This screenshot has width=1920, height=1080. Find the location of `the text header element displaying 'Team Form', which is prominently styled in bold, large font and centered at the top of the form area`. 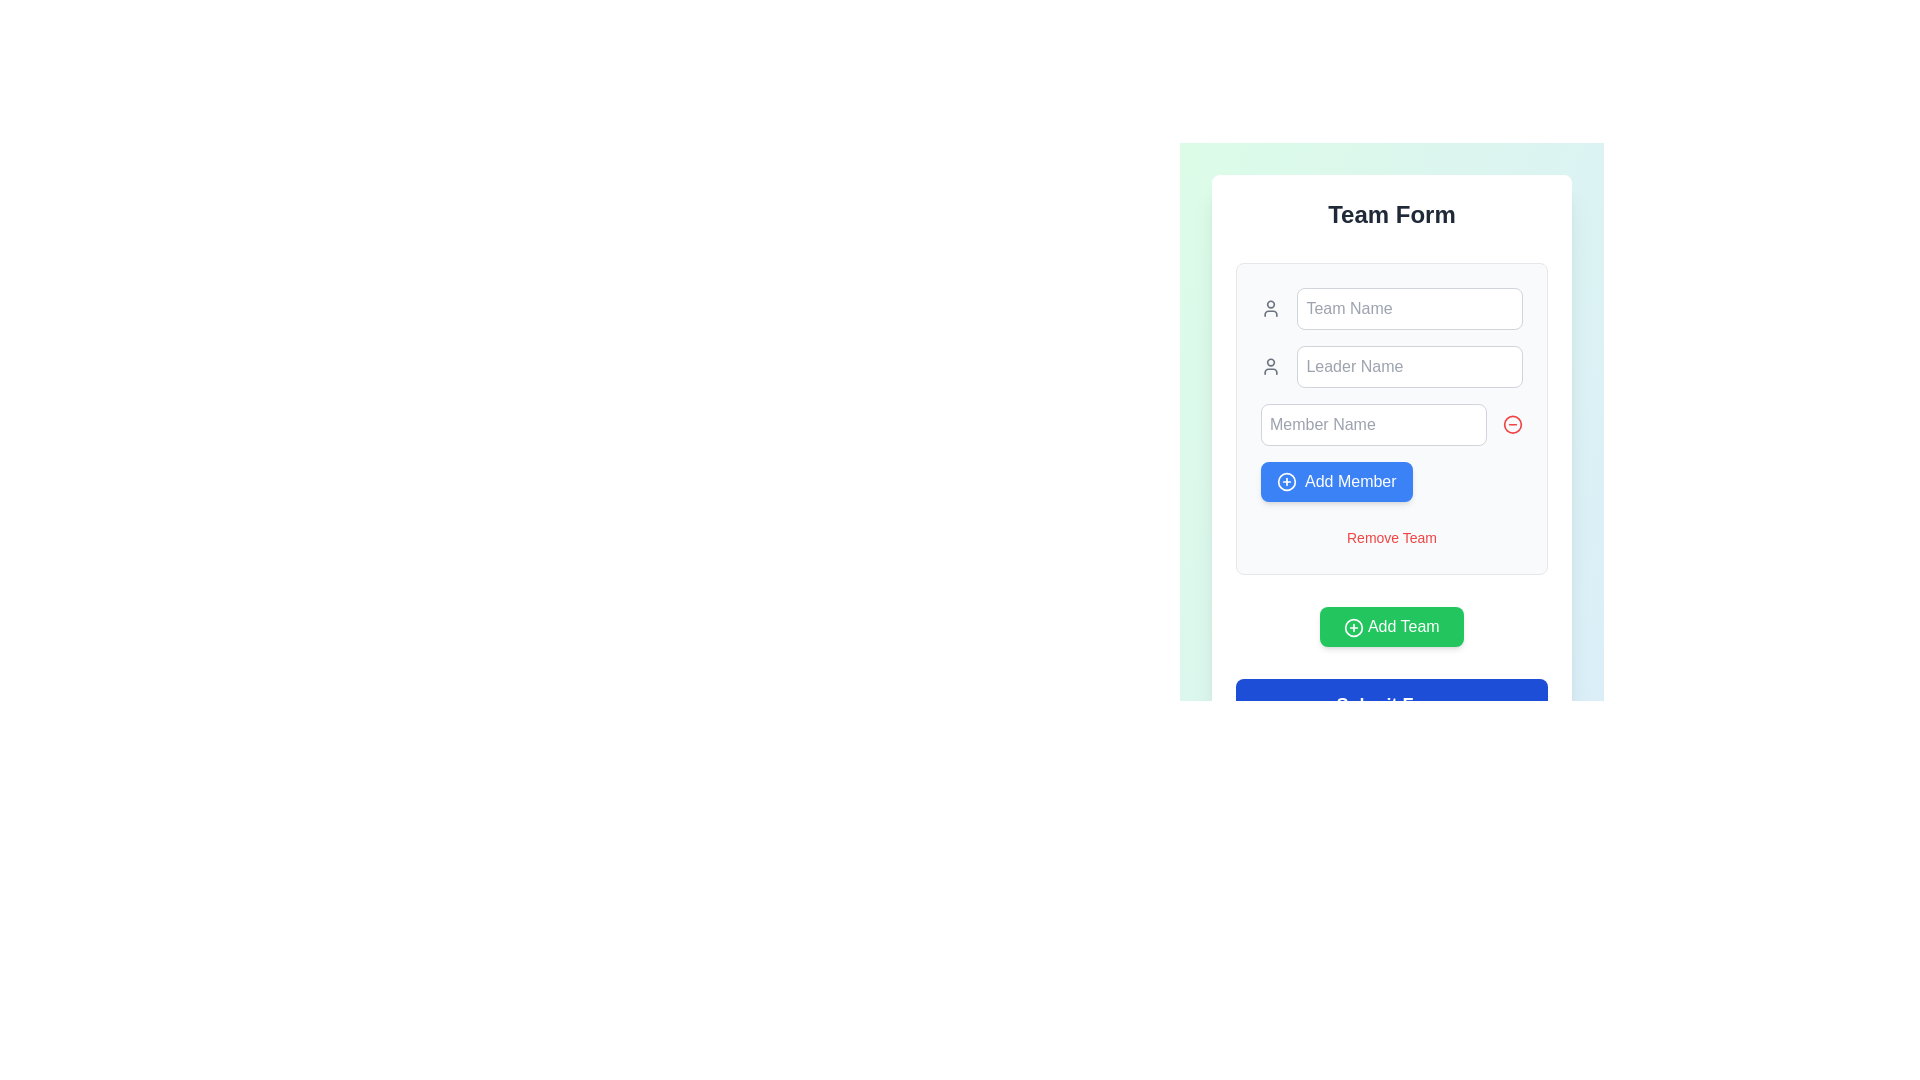

the text header element displaying 'Team Form', which is prominently styled in bold, large font and centered at the top of the form area is located at coordinates (1391, 215).